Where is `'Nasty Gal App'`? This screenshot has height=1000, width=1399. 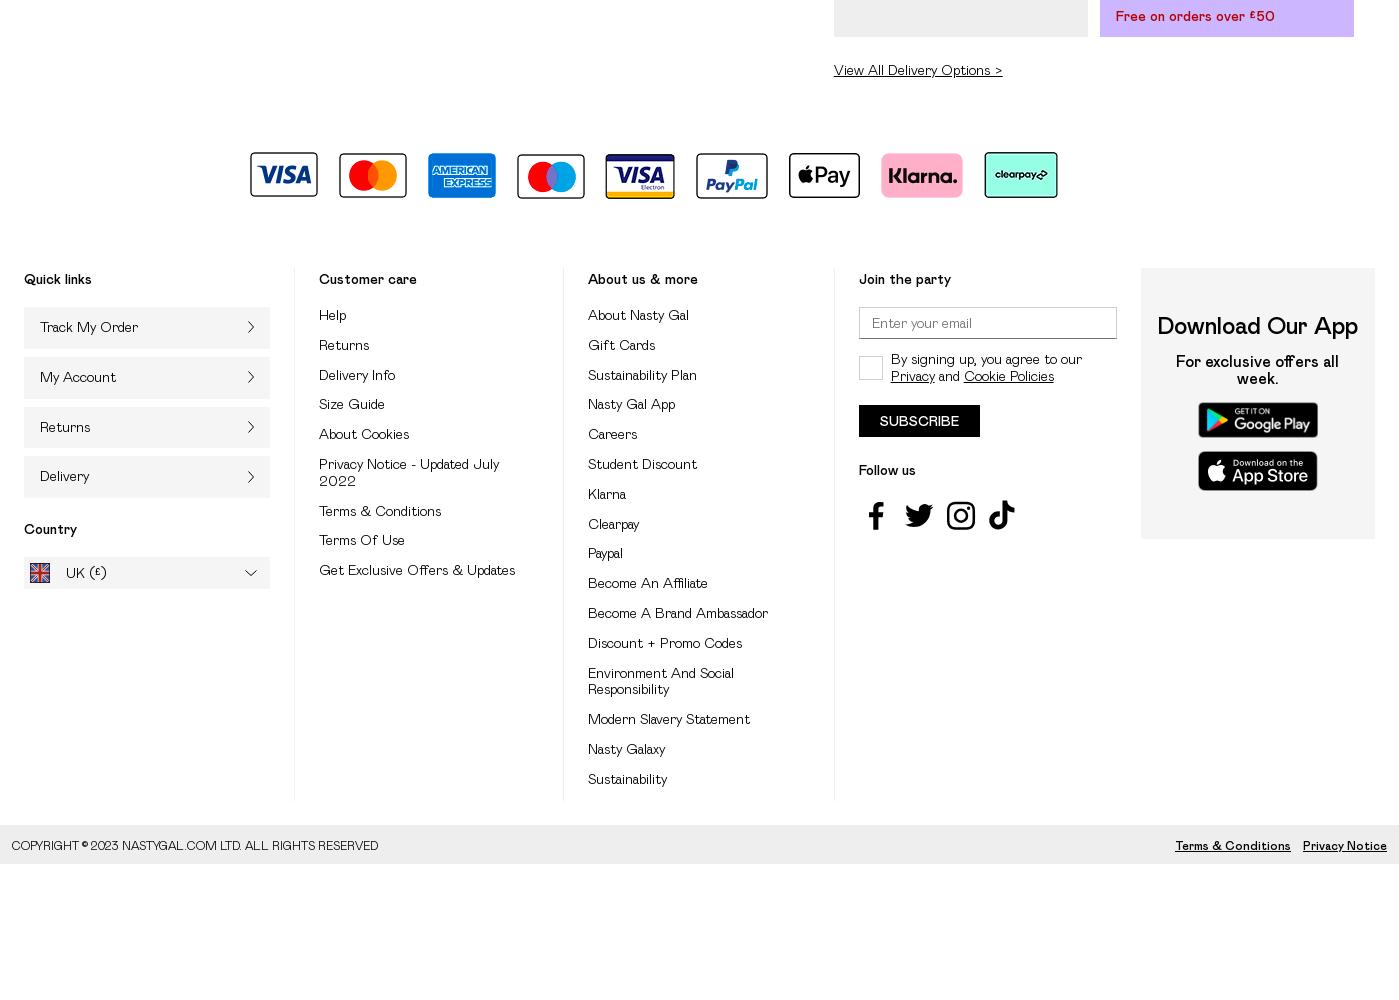
'Nasty Gal App' is located at coordinates (631, 404).